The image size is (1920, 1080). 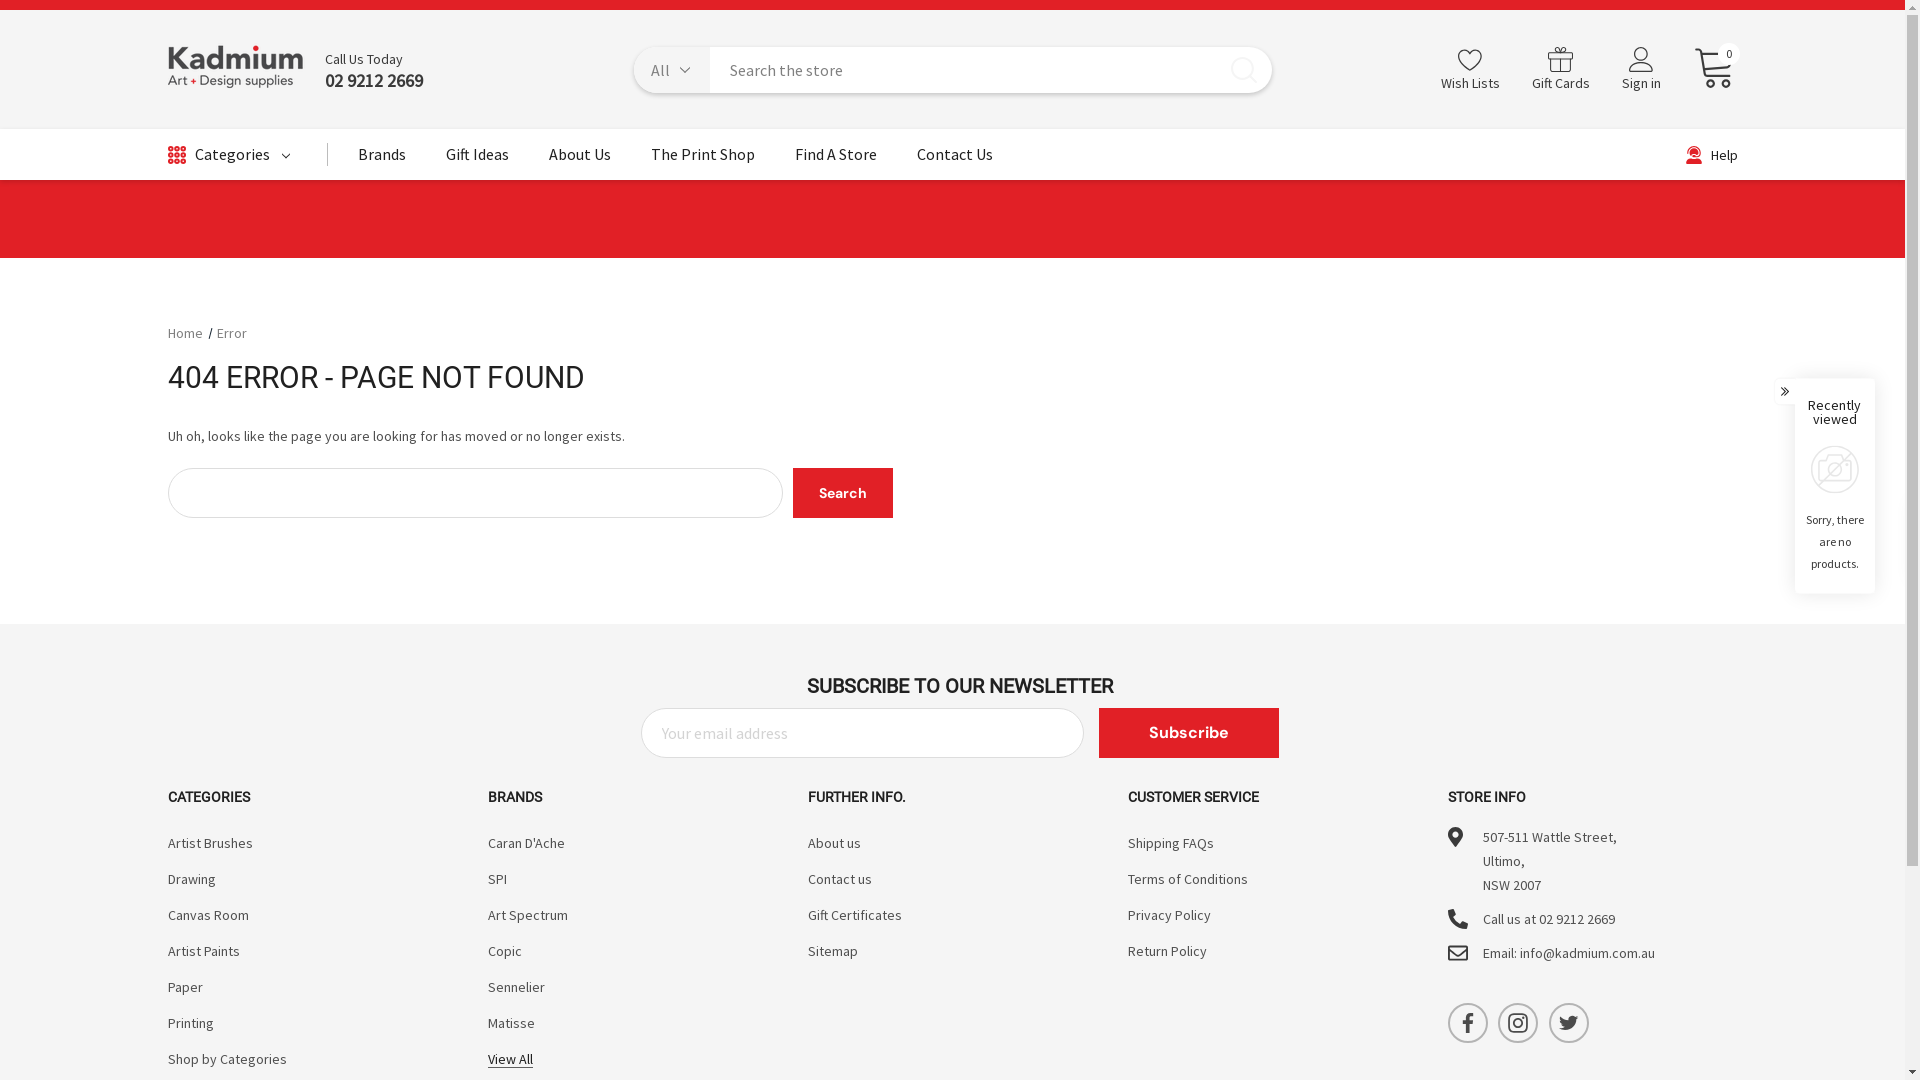 I want to click on 'Kadmium | Art + Design supplies', so click(x=236, y=68).